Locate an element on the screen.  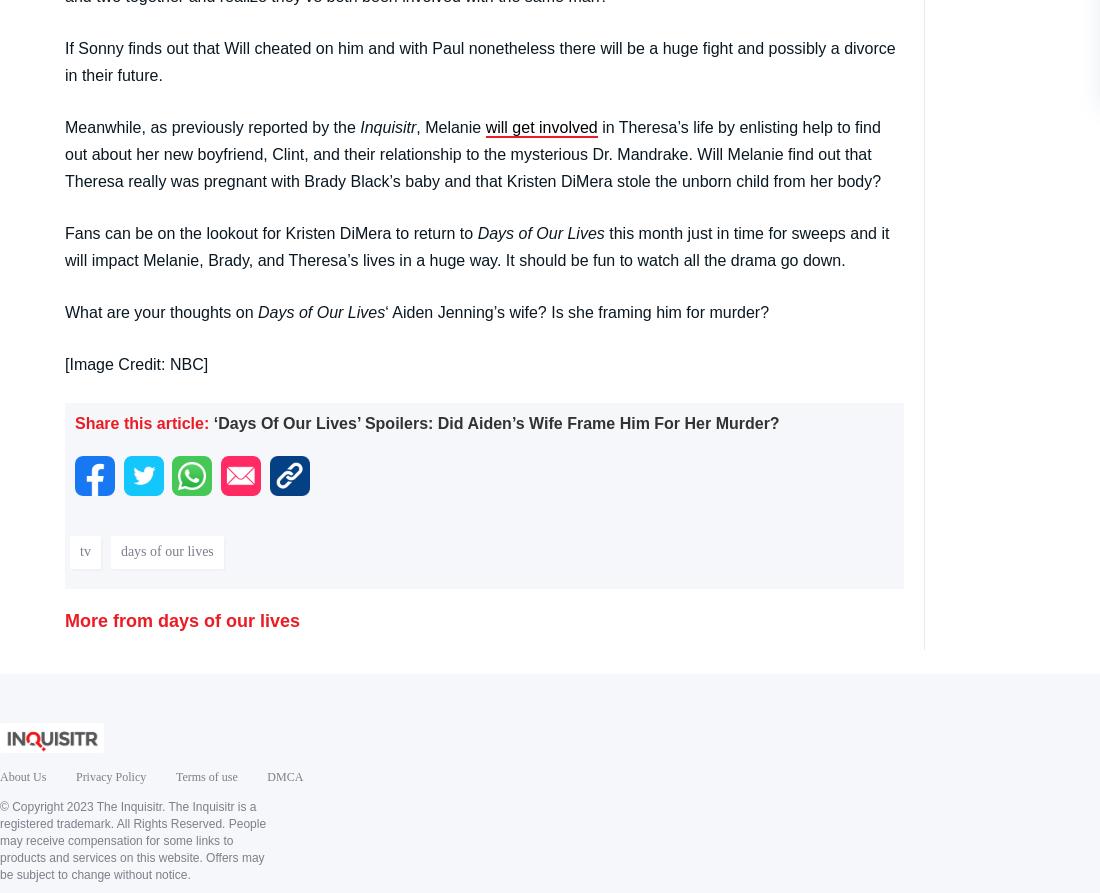
'About Us' is located at coordinates (0, 775).